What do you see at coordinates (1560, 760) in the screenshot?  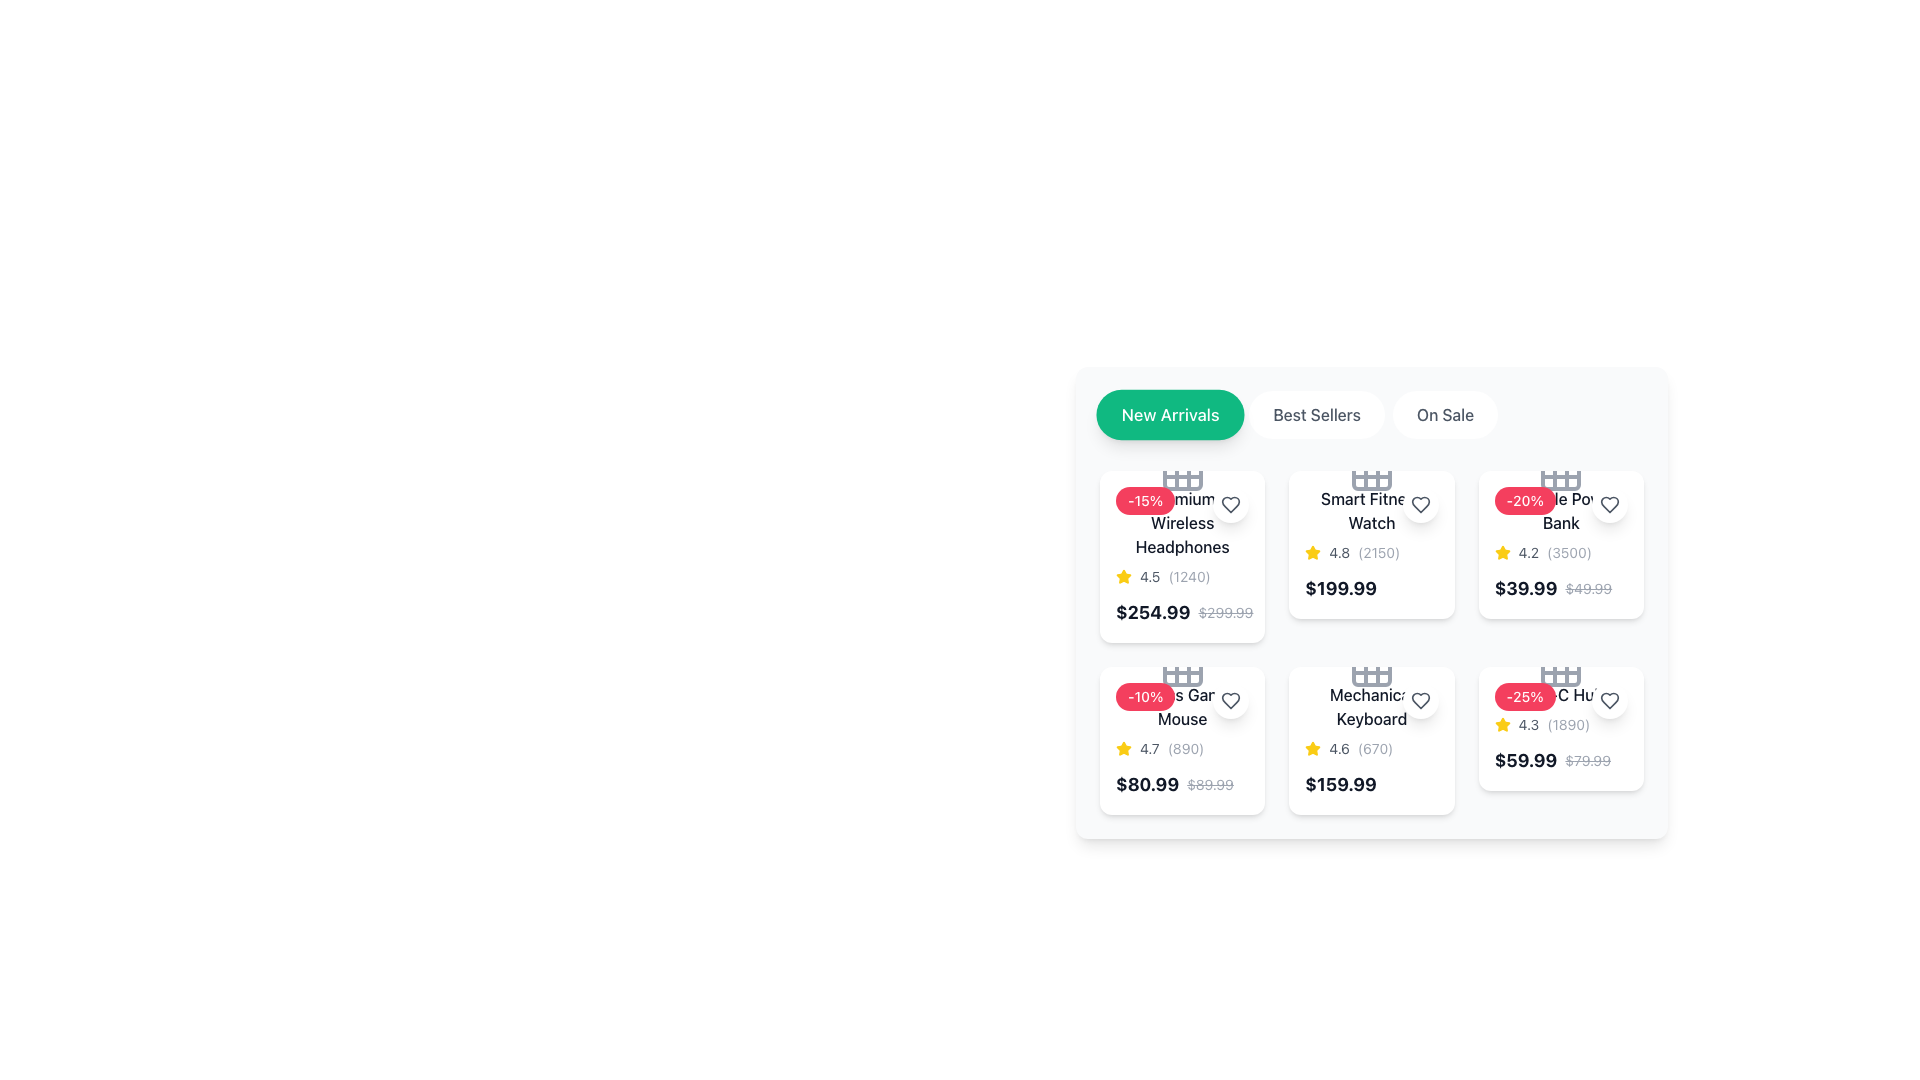 I see `the price display showing '$59.99' and '$79.99' in the bottom-right corner of the product card in the 'On Sale' section` at bounding box center [1560, 760].